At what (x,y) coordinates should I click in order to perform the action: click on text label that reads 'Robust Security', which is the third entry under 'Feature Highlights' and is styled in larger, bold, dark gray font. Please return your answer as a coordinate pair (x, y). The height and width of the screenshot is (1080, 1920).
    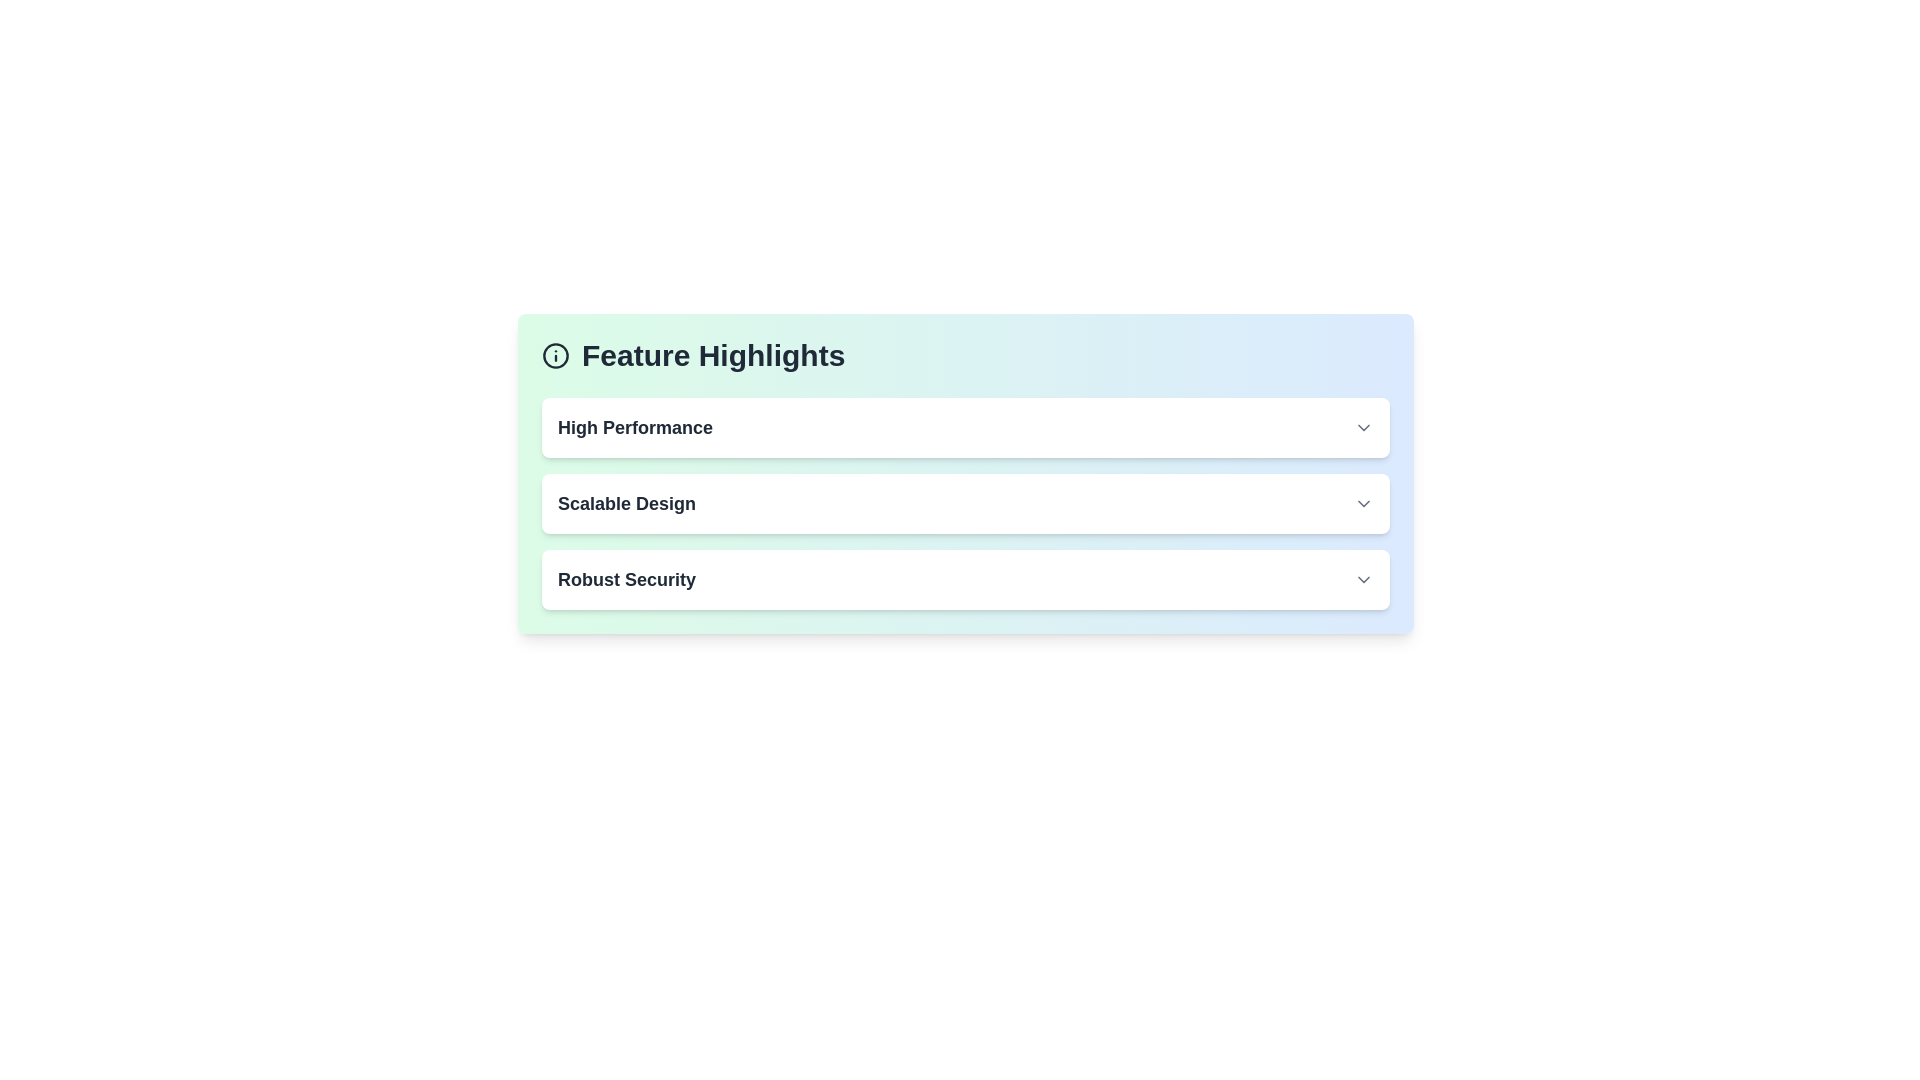
    Looking at the image, I should click on (626, 579).